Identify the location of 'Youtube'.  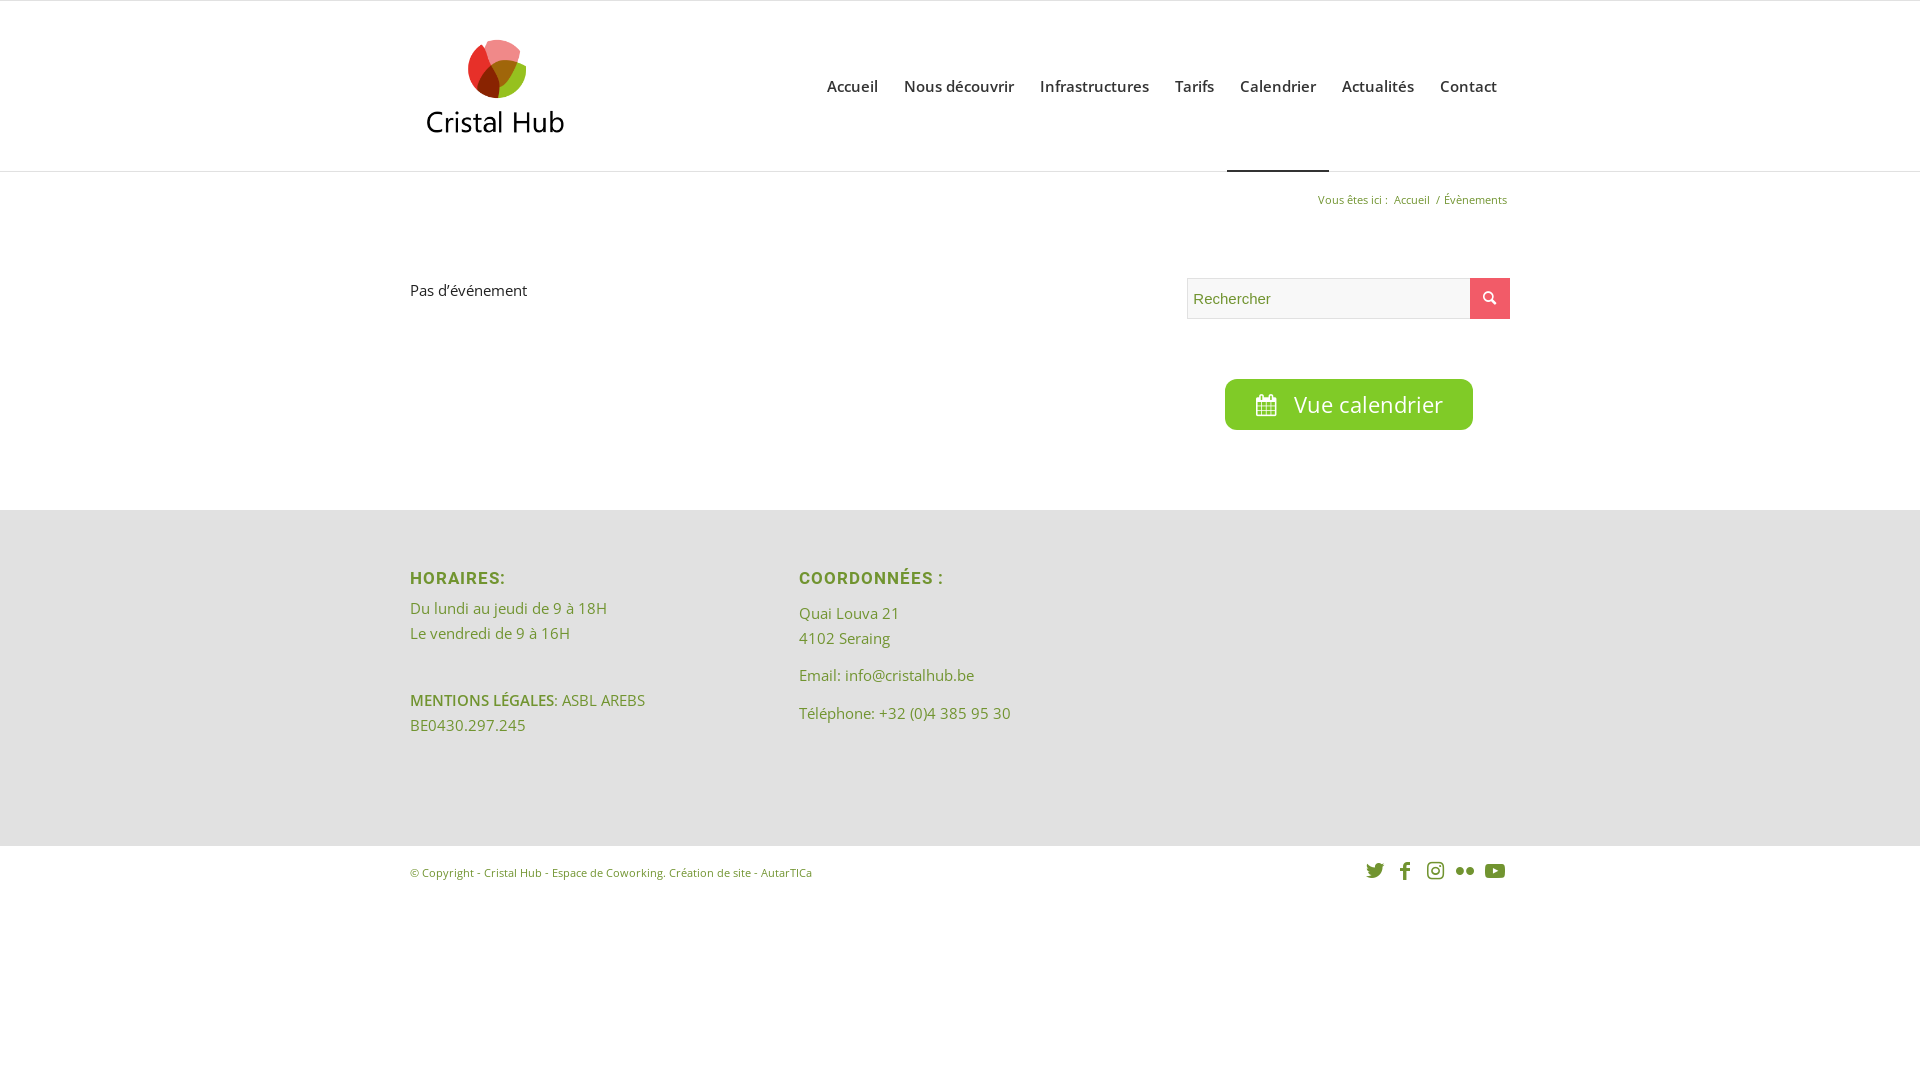
(1494, 870).